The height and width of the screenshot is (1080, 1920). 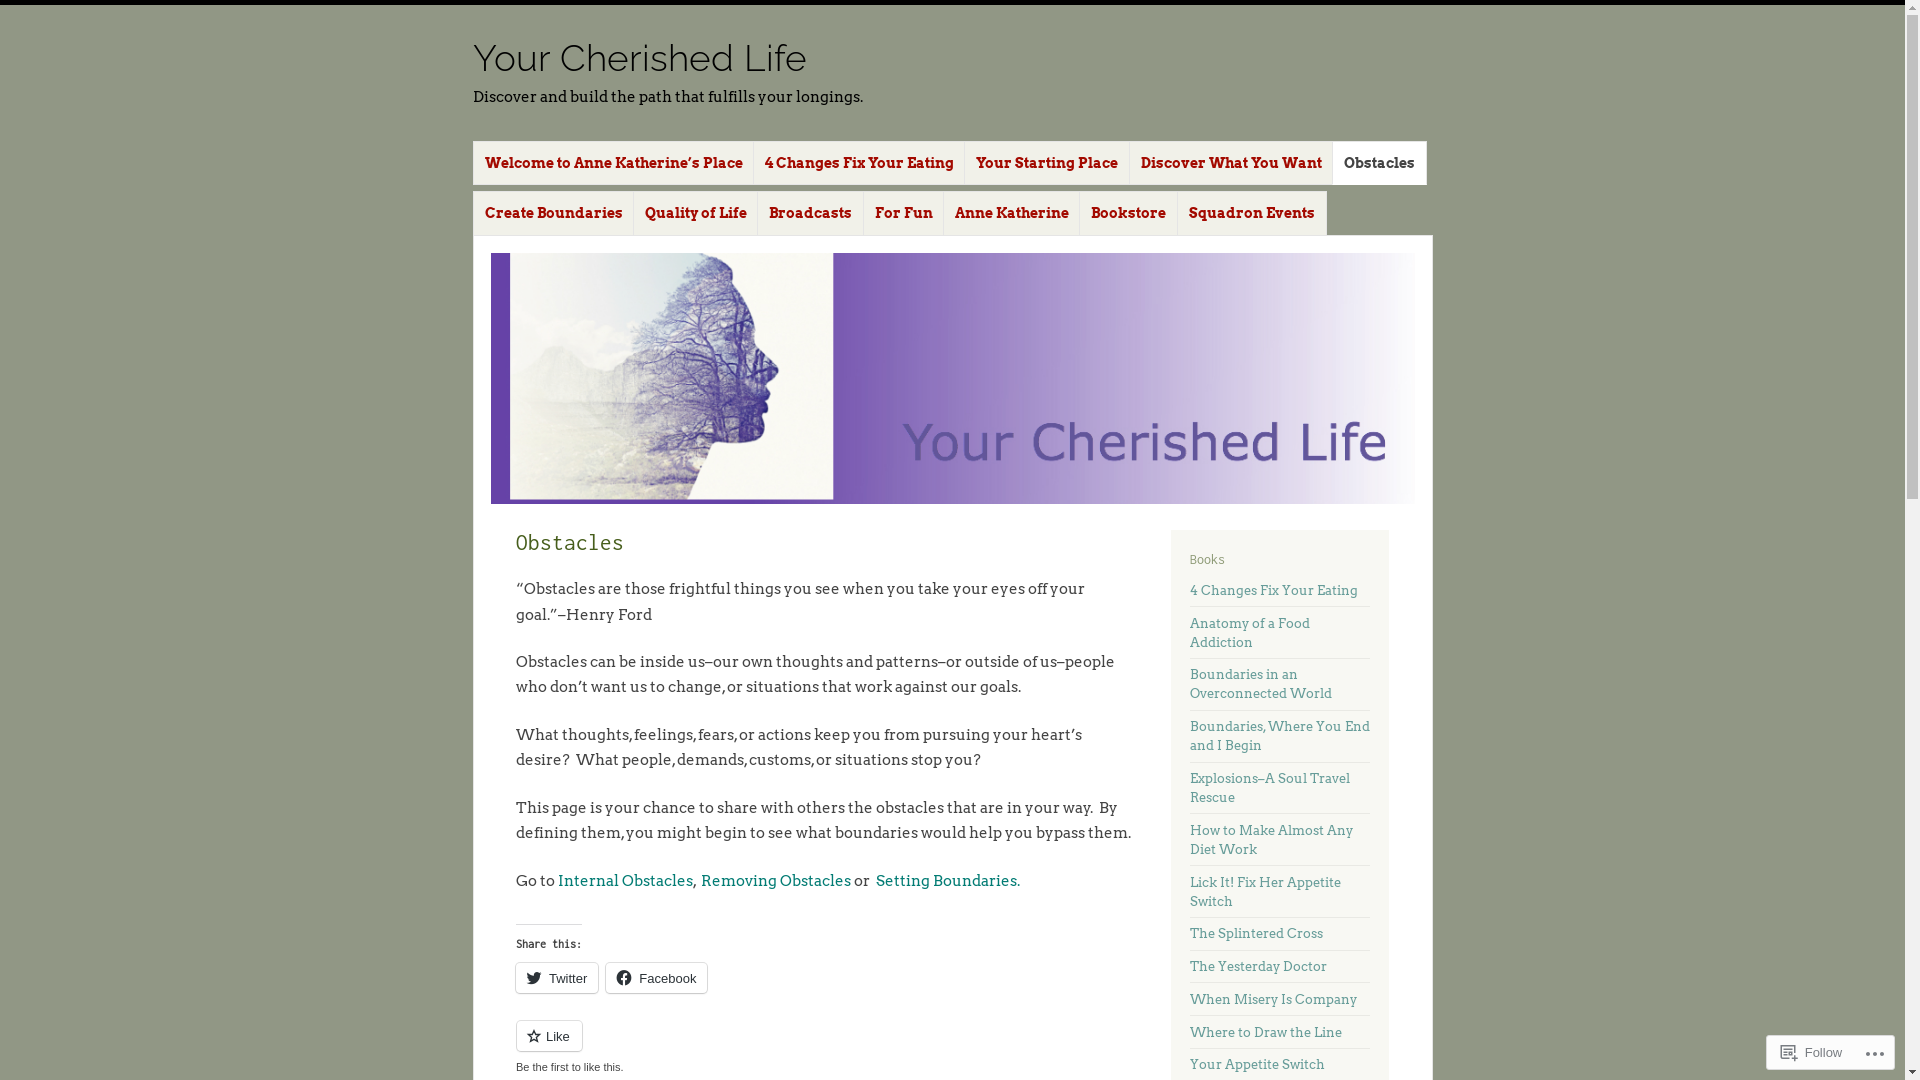 What do you see at coordinates (1255, 933) in the screenshot?
I see `'The Splintered Cross'` at bounding box center [1255, 933].